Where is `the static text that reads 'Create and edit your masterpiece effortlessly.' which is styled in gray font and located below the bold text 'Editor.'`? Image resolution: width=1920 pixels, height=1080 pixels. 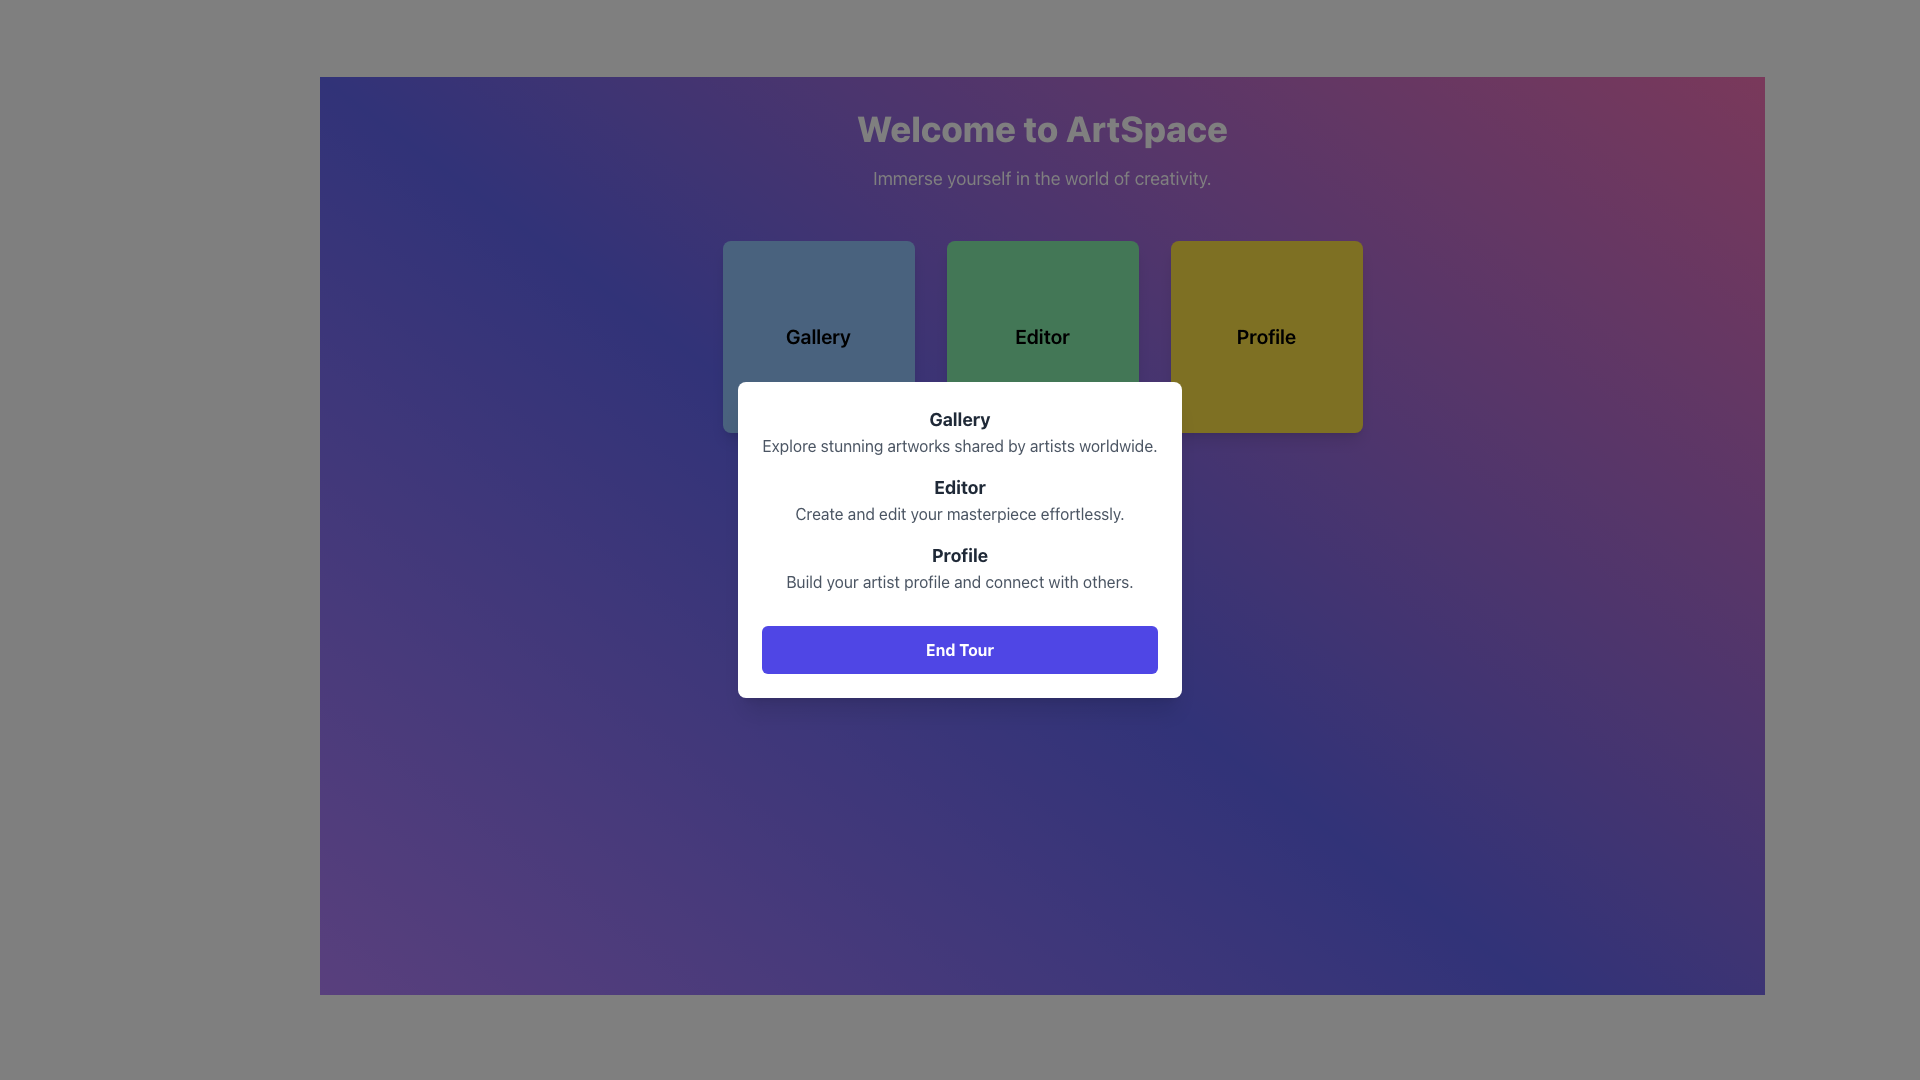
the static text that reads 'Create and edit your masterpiece effortlessly.' which is styled in gray font and located below the bold text 'Editor.' is located at coordinates (960, 512).